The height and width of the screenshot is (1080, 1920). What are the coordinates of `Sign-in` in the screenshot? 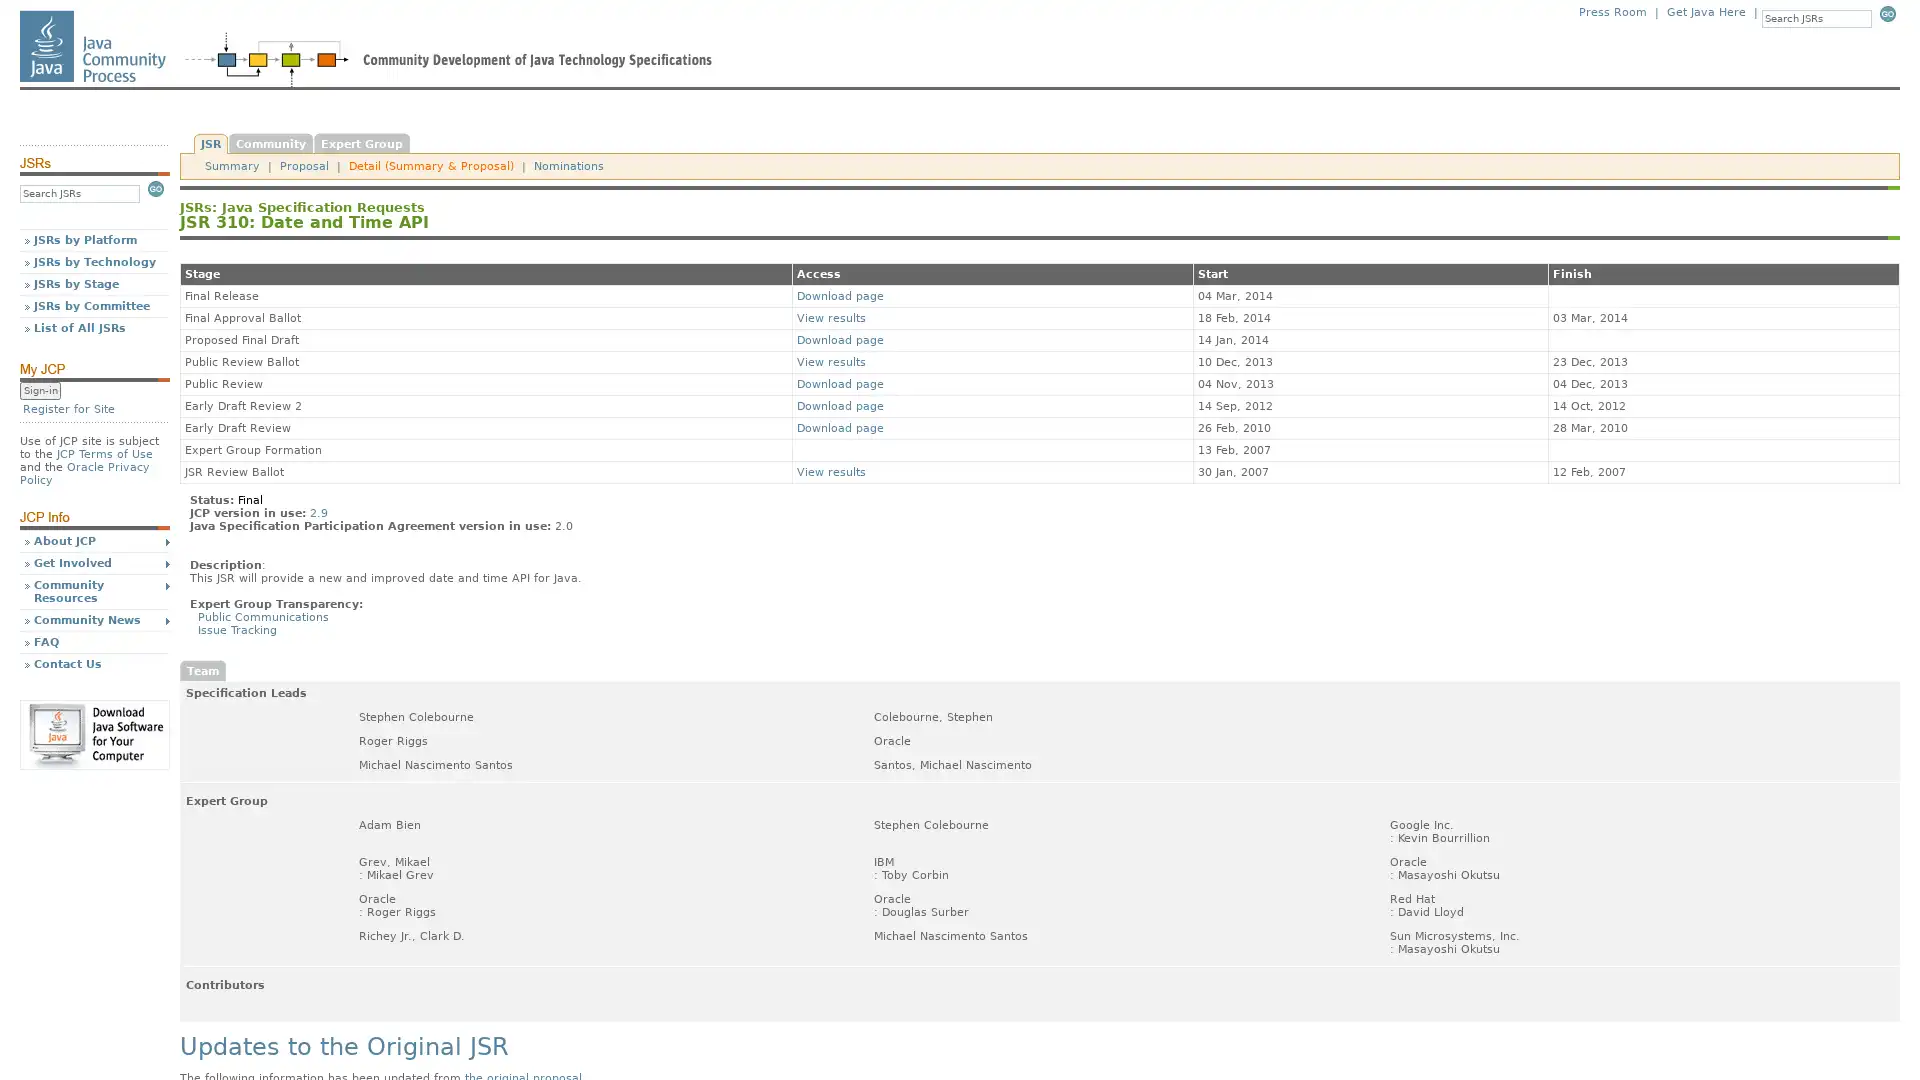 It's located at (40, 390).